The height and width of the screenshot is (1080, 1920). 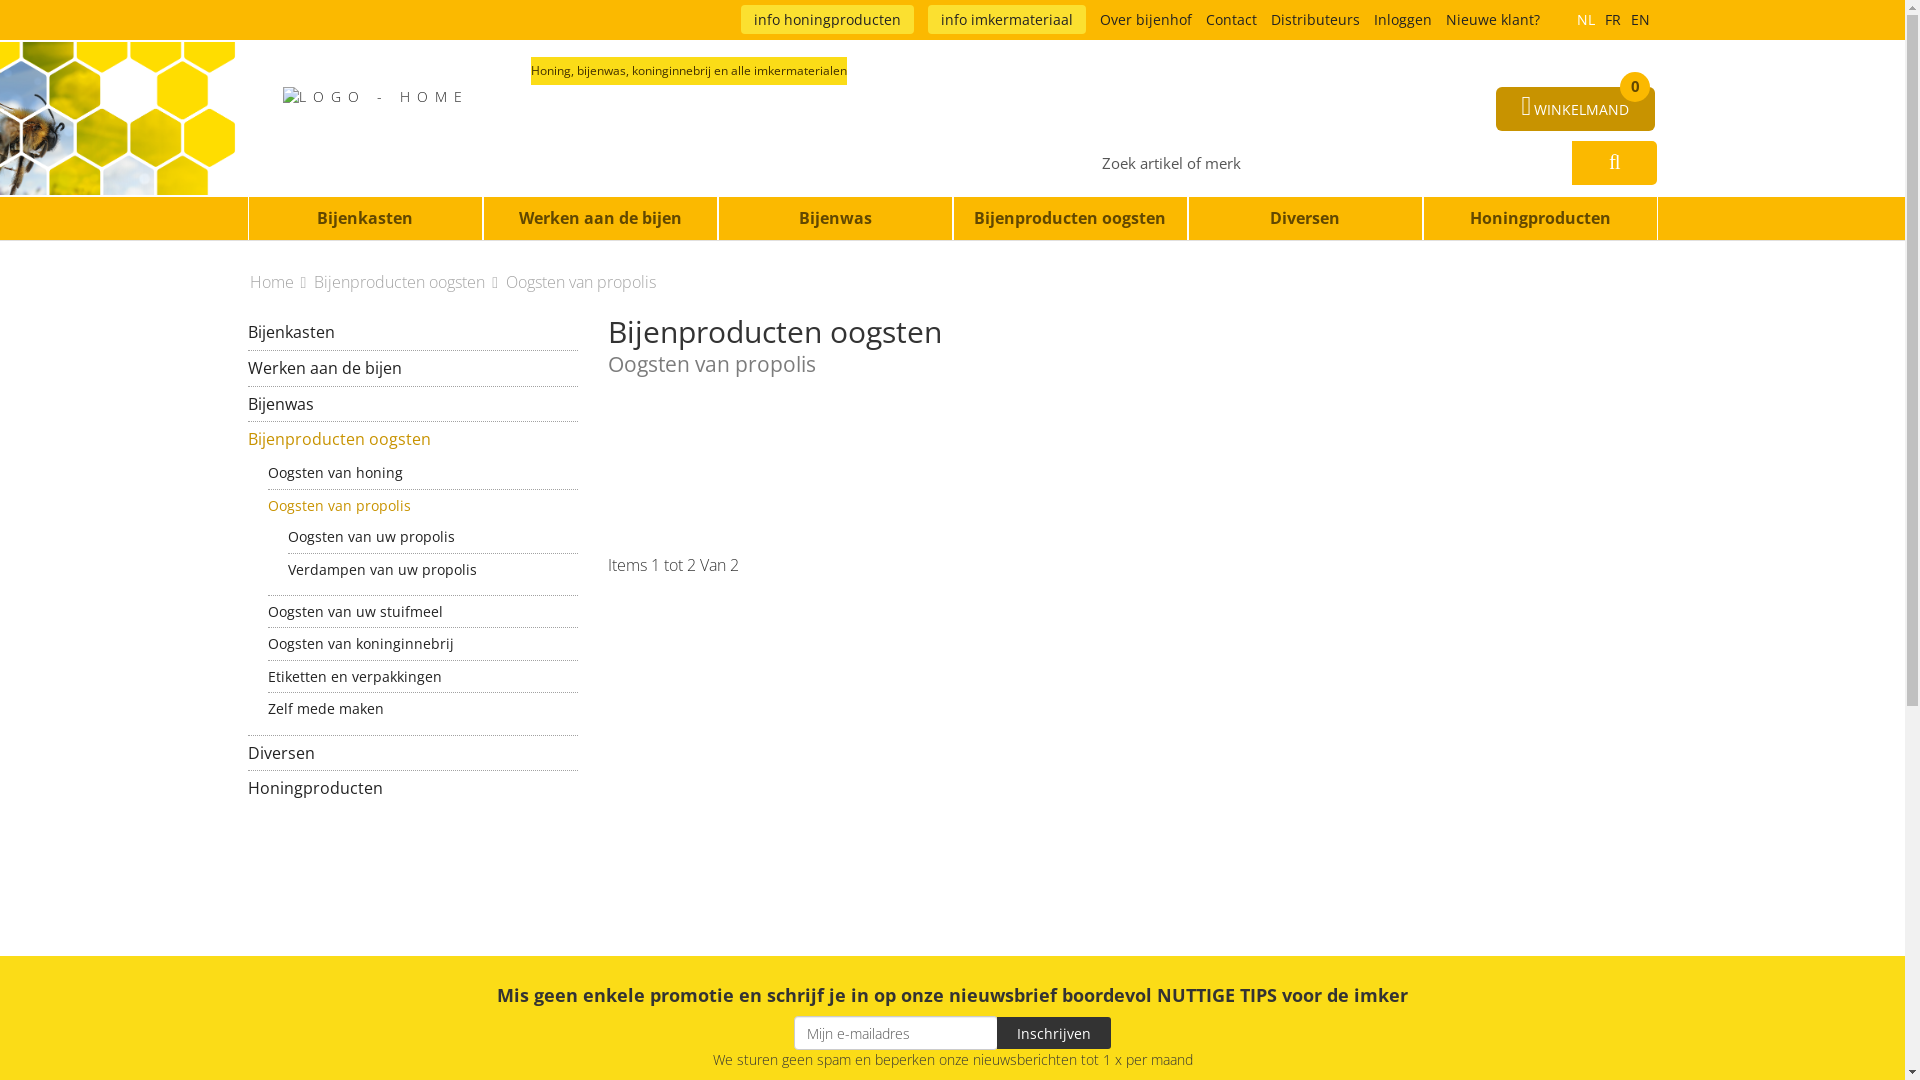 I want to click on 'EN', so click(x=1640, y=20).